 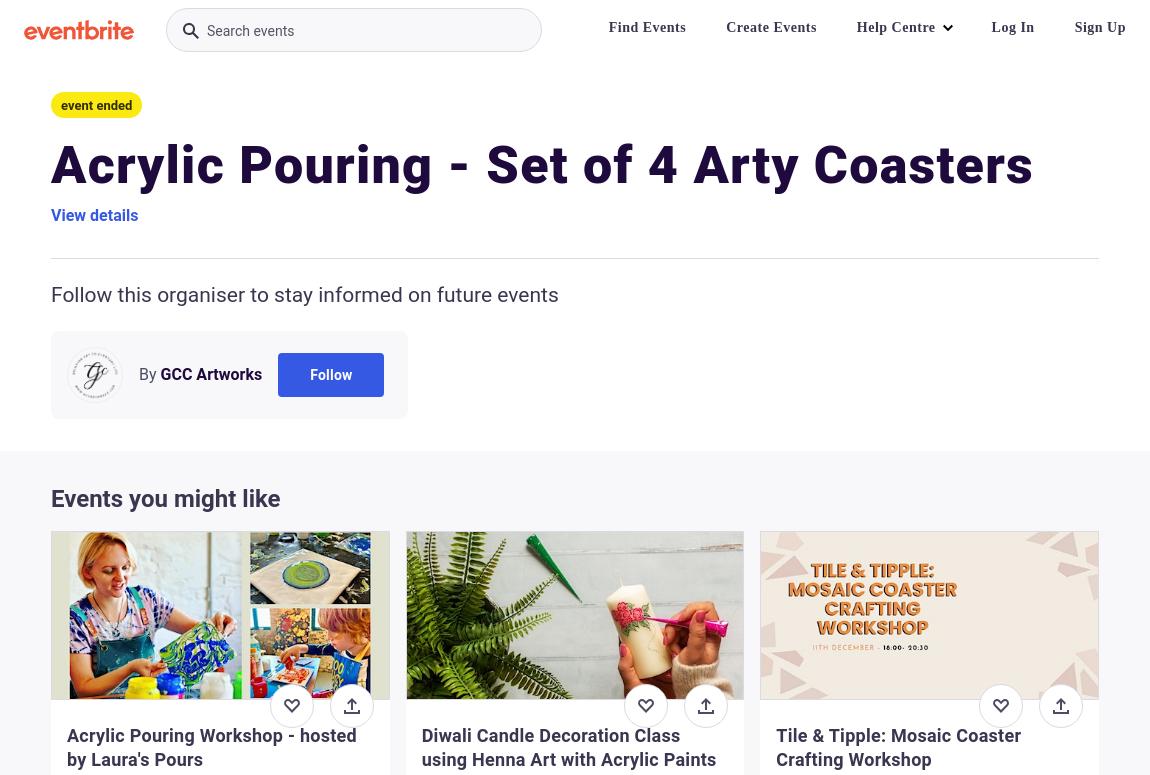 I want to click on 'Acrylic Pouring Workshop - hosted by Laura's Pours', so click(x=210, y=746).